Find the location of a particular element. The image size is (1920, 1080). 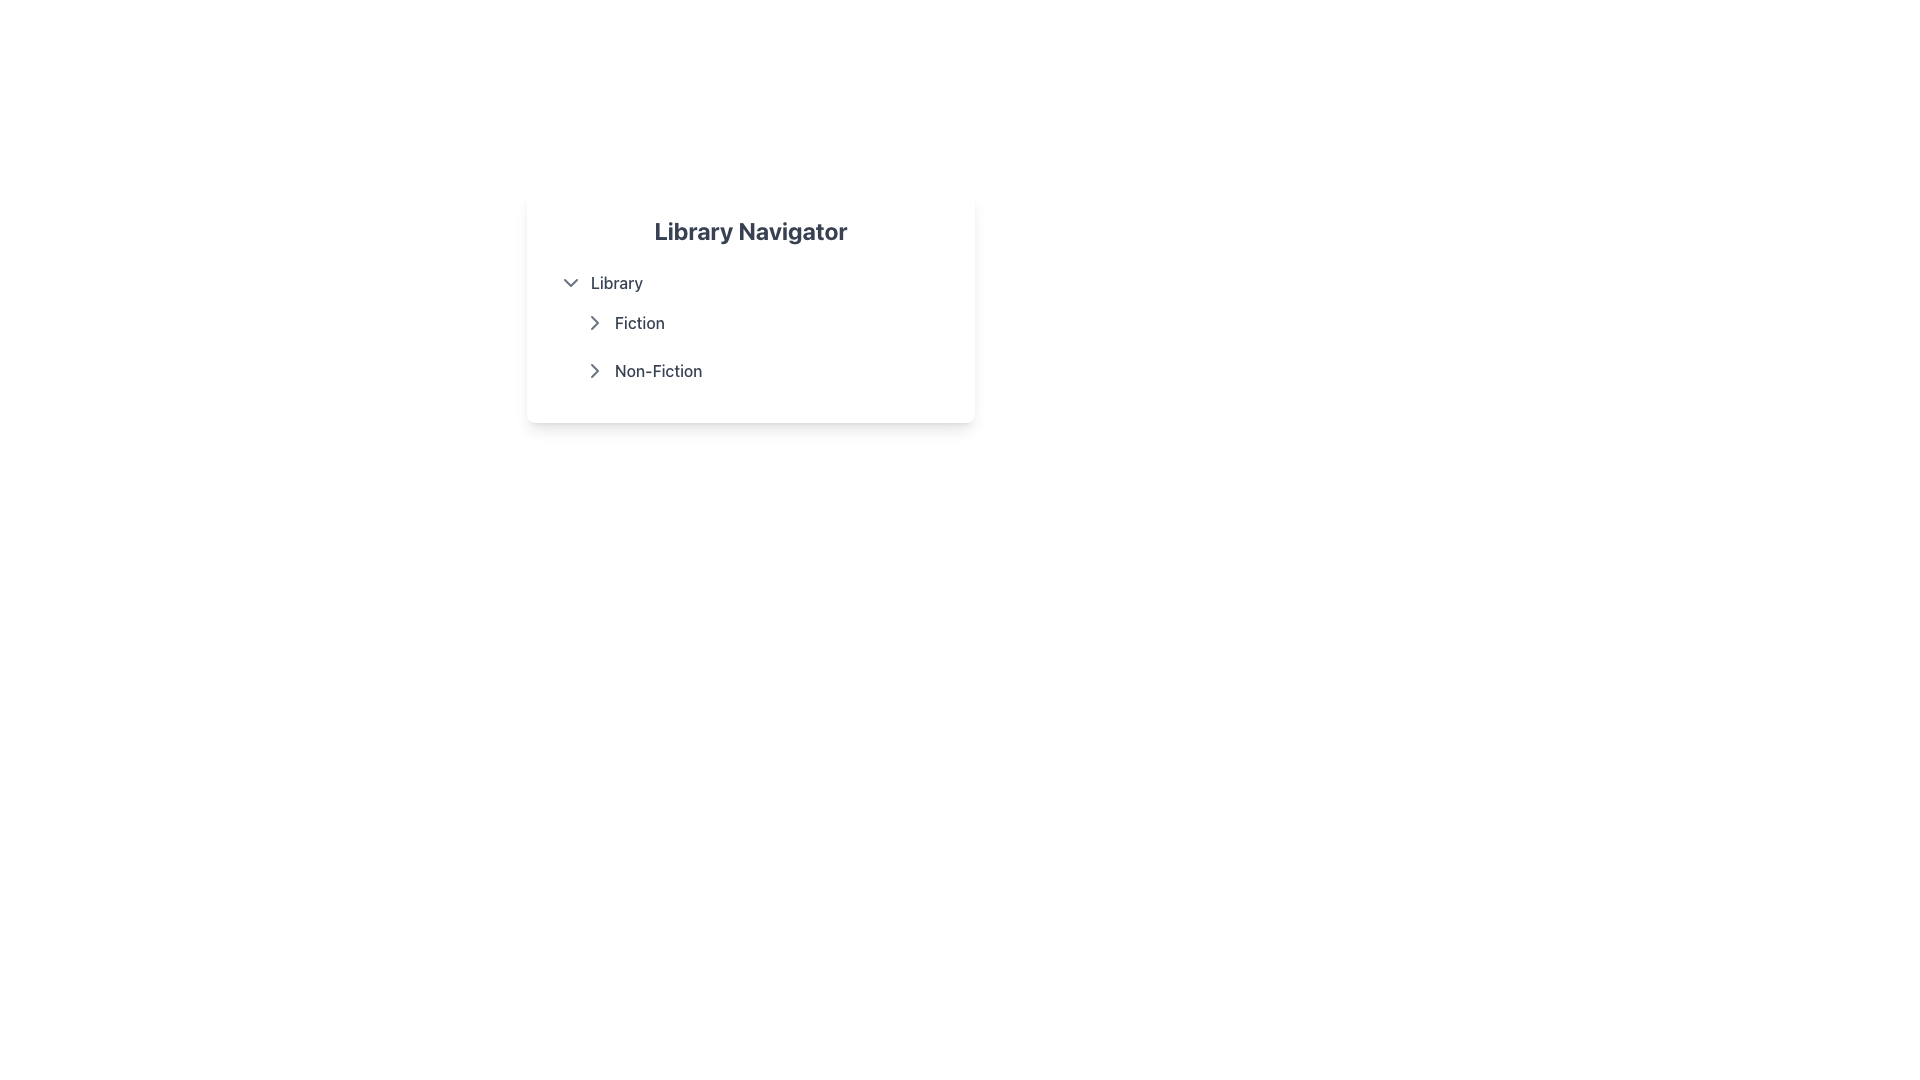

the first menu item in the navigation menu that leads to the 'Fiction' category is located at coordinates (749, 322).